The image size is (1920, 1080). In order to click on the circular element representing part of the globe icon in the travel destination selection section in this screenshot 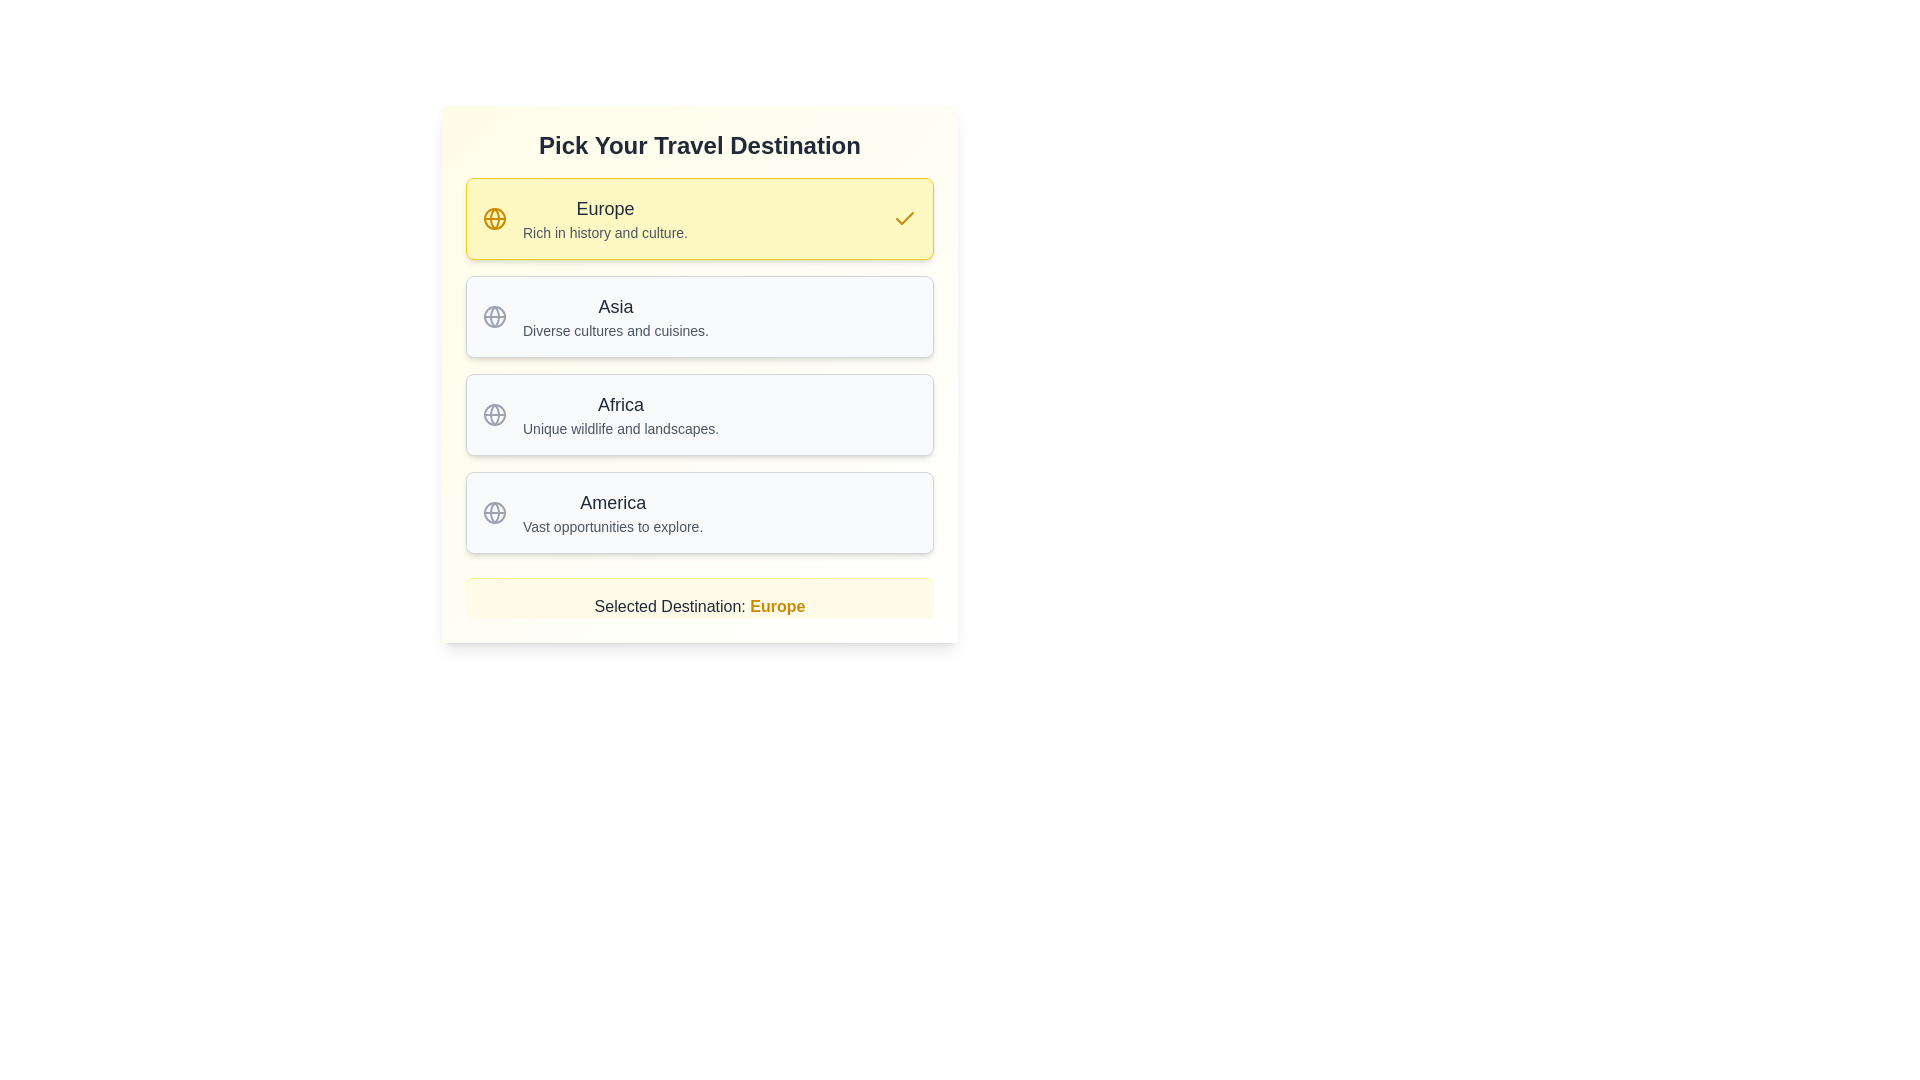, I will do `click(494, 512)`.